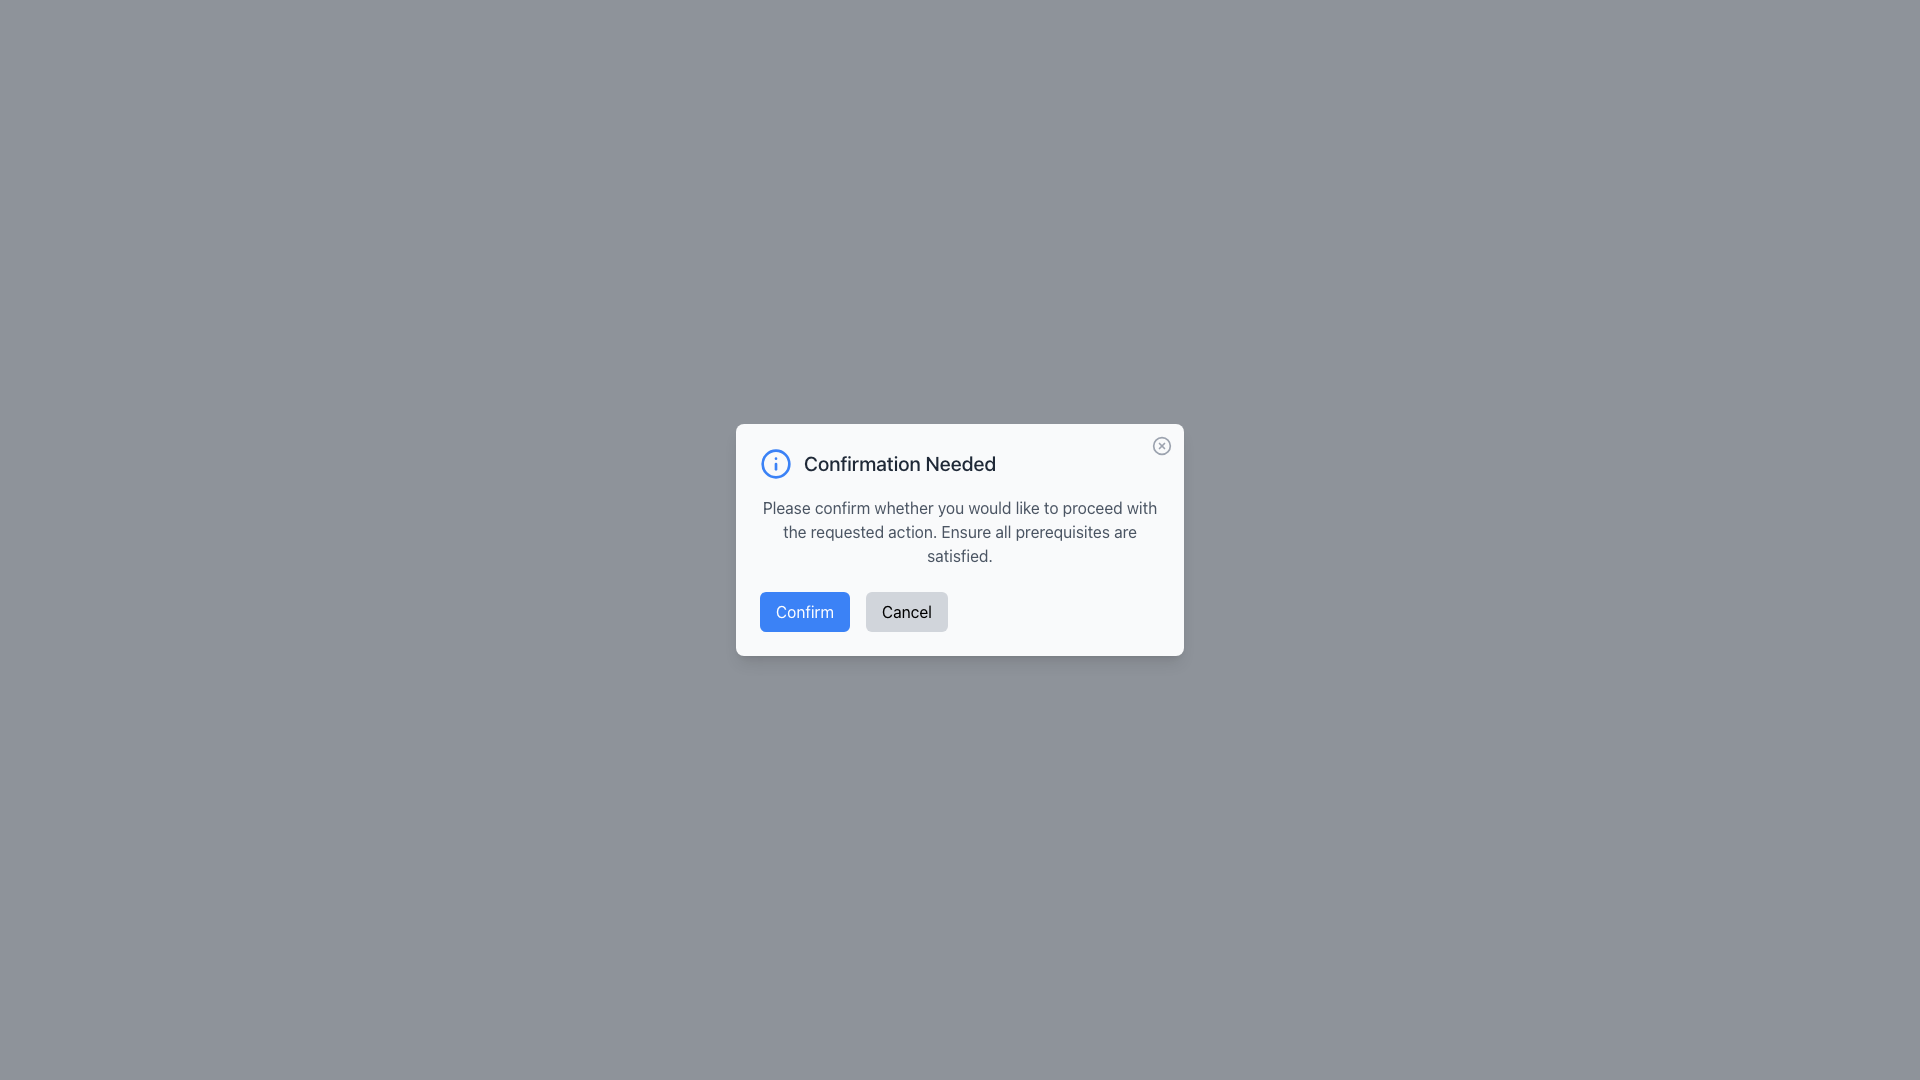 This screenshot has width=1920, height=1080. I want to click on the circular informational icon with a blue border that features an 'i' symbol, located to the left of the text 'Confirmation Needed' in the confirmation dialog box, so click(775, 463).